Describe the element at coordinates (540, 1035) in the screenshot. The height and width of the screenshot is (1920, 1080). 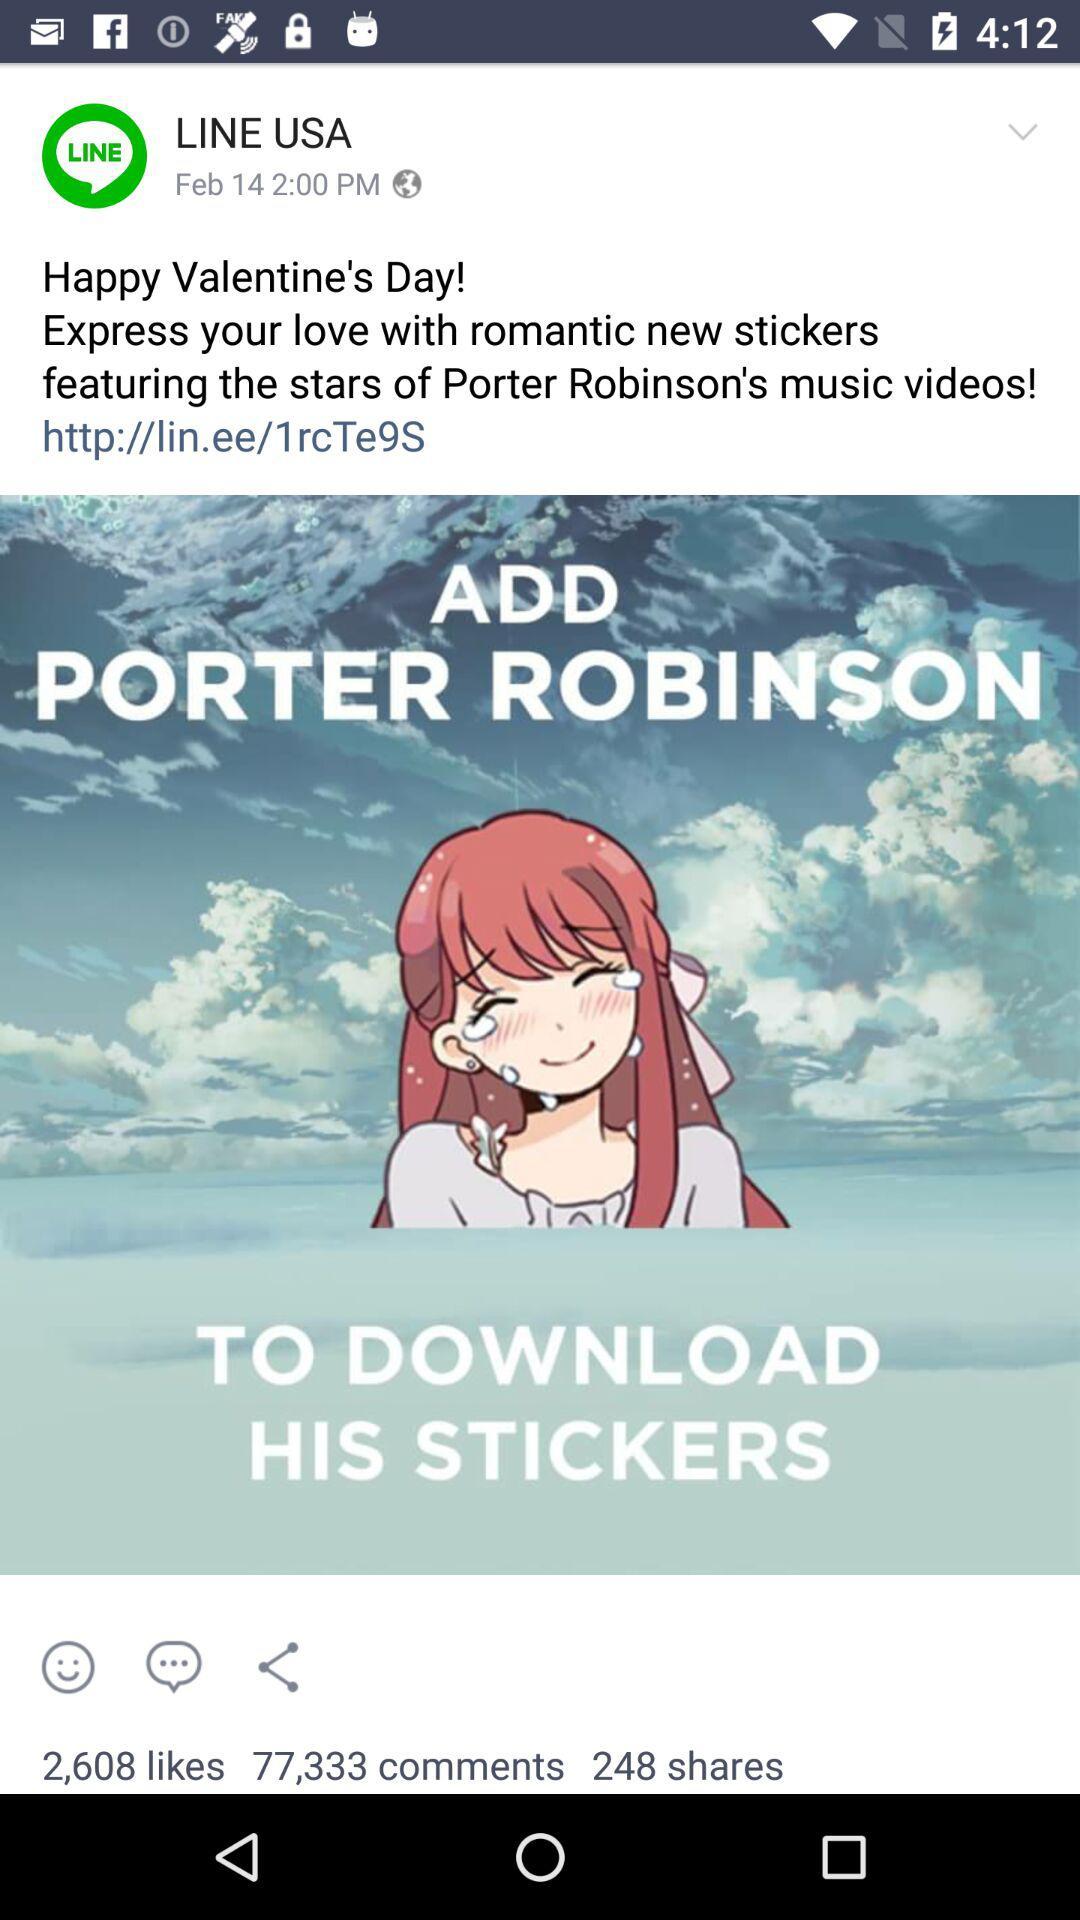
I see `the icon at the center` at that location.